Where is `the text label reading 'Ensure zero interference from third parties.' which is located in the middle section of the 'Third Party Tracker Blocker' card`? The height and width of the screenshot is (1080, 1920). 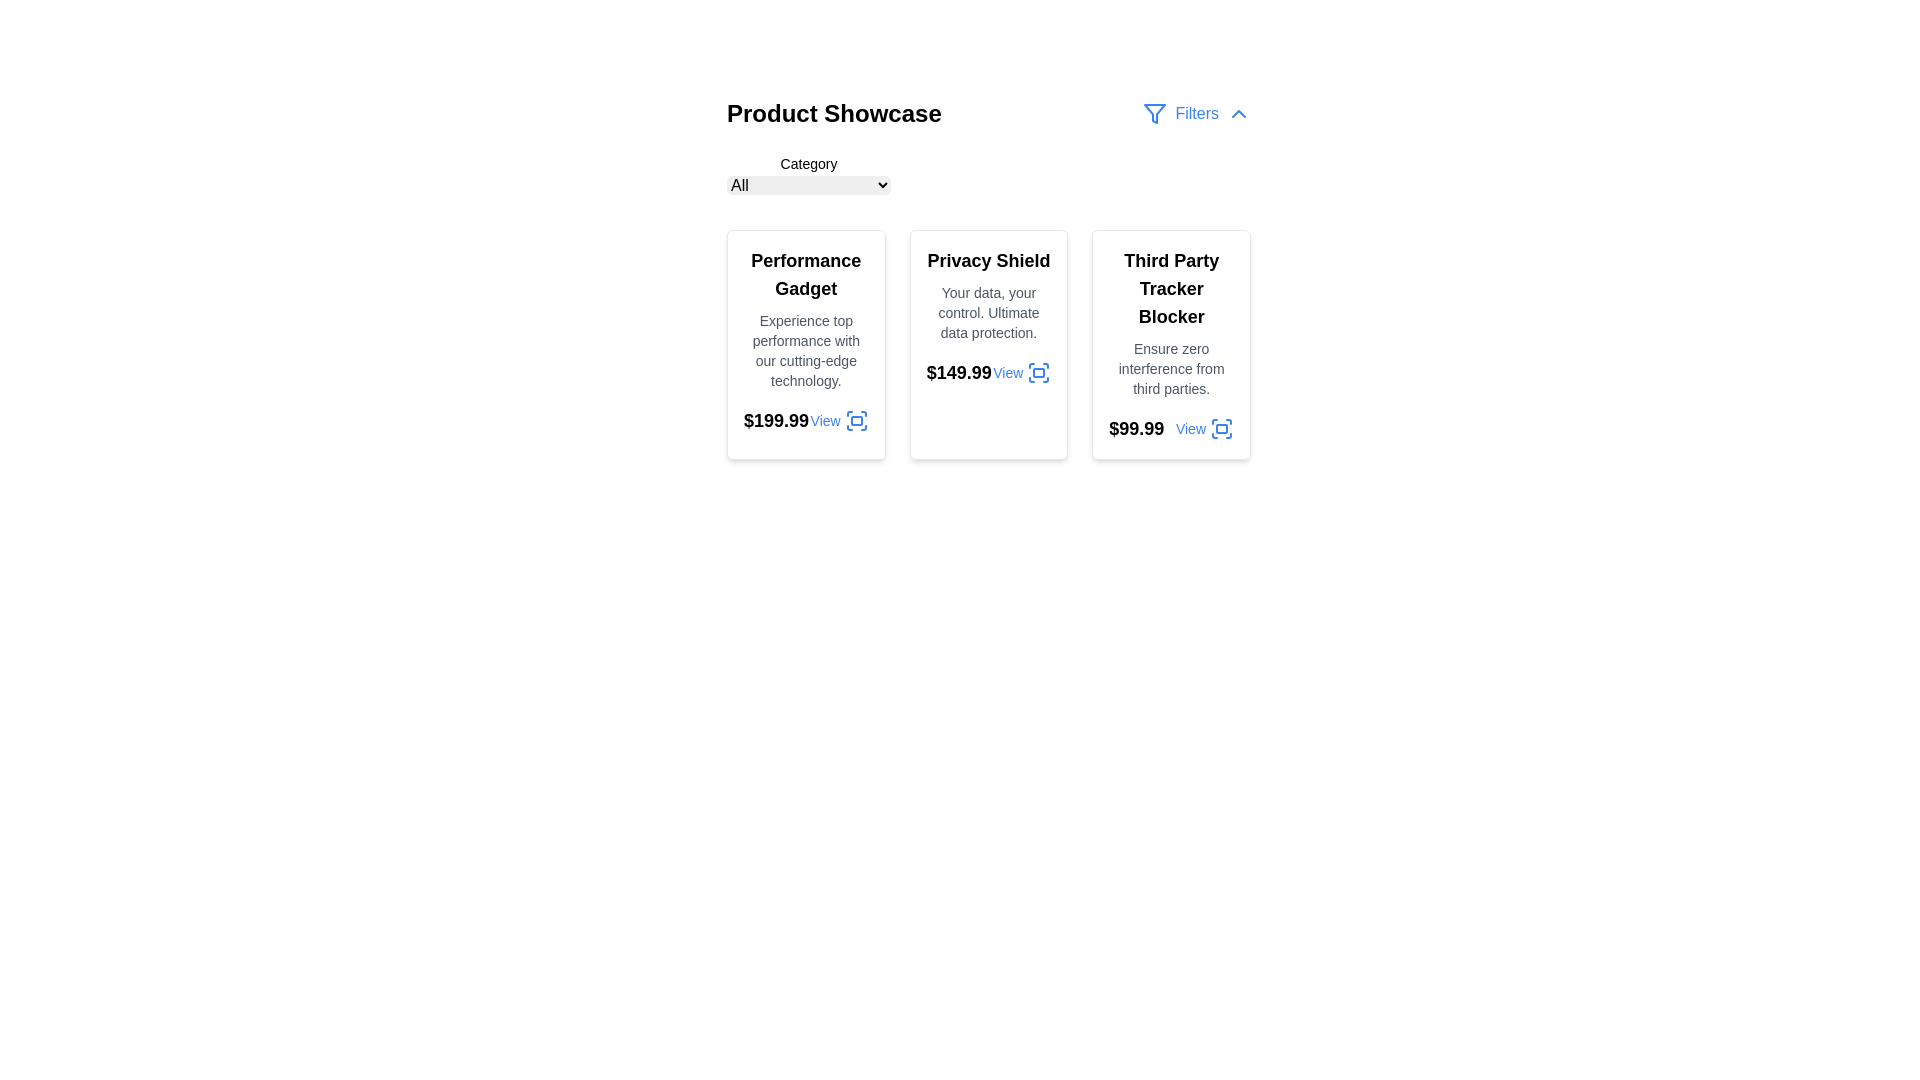
the text label reading 'Ensure zero interference from third parties.' which is located in the middle section of the 'Third Party Tracker Blocker' card is located at coordinates (1171, 369).